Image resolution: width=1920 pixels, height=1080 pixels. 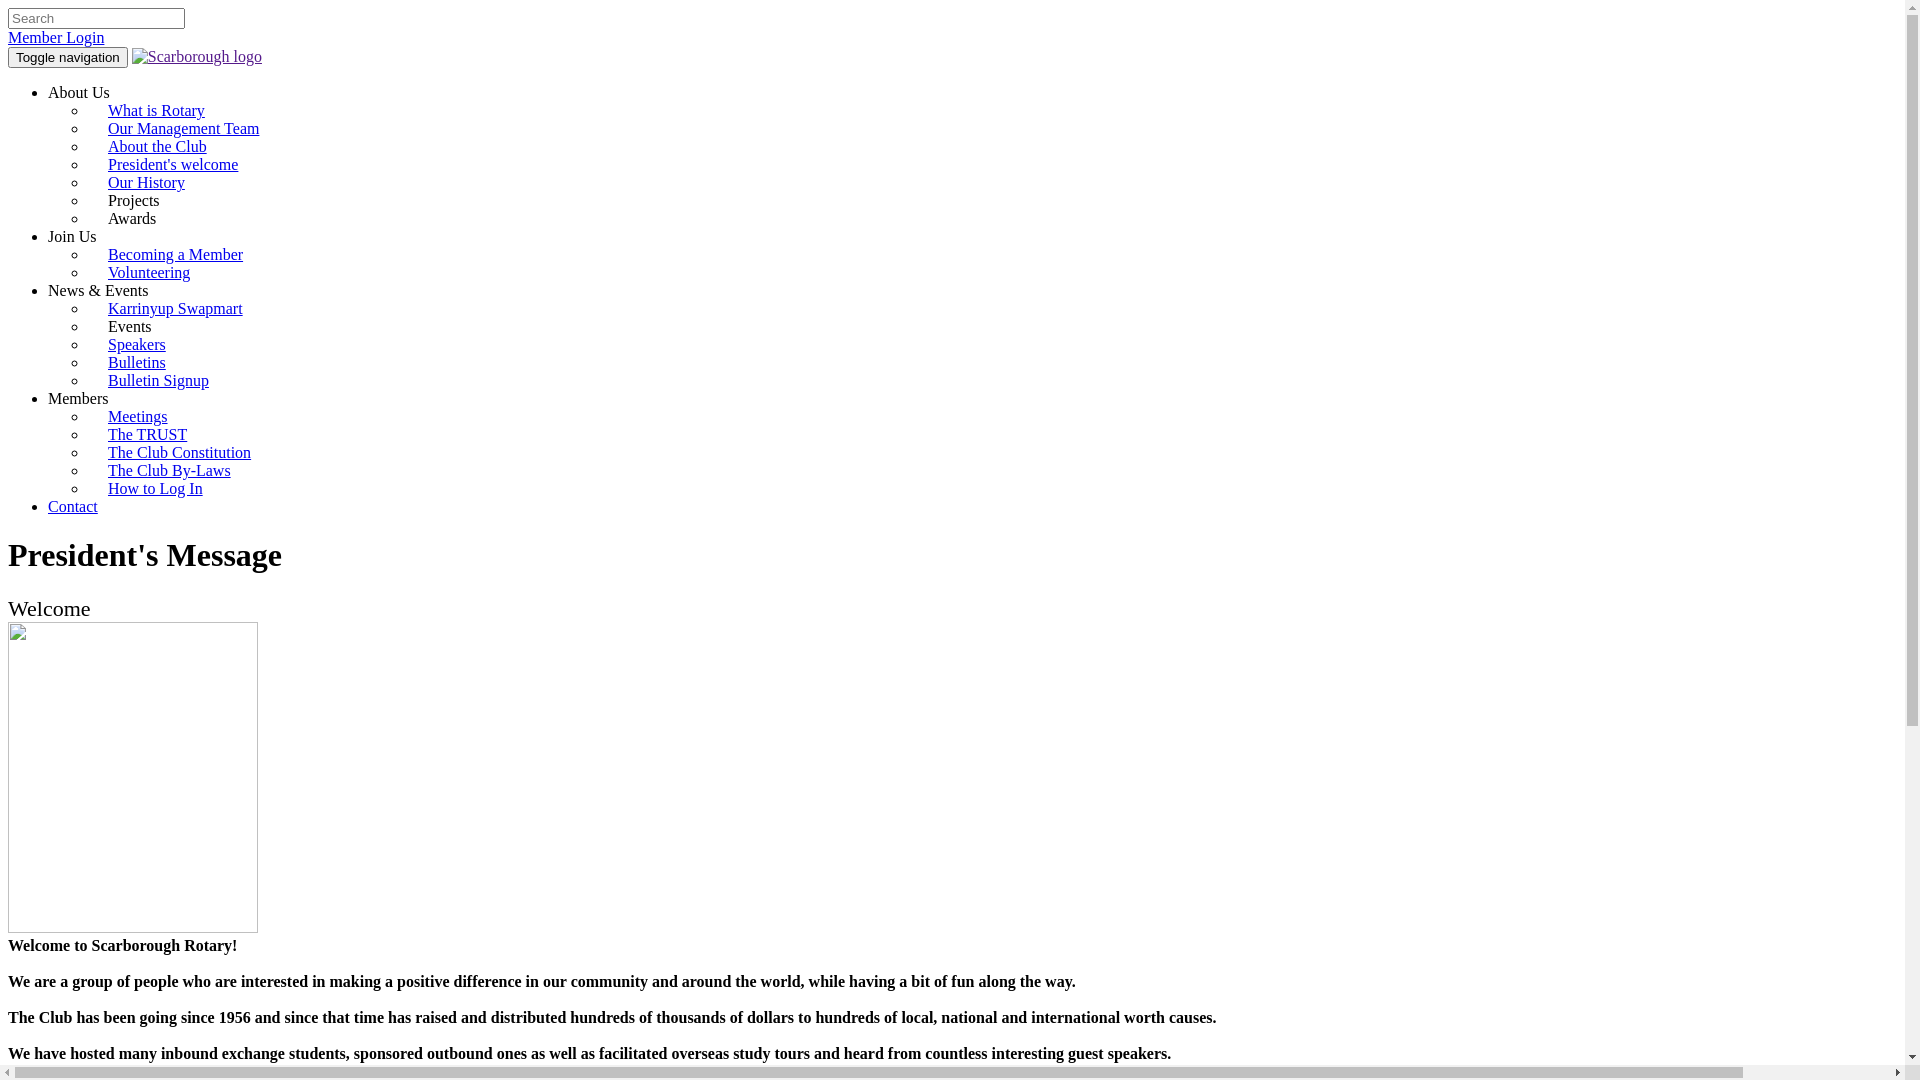 What do you see at coordinates (86, 110) in the screenshot?
I see `'What is Rotary'` at bounding box center [86, 110].